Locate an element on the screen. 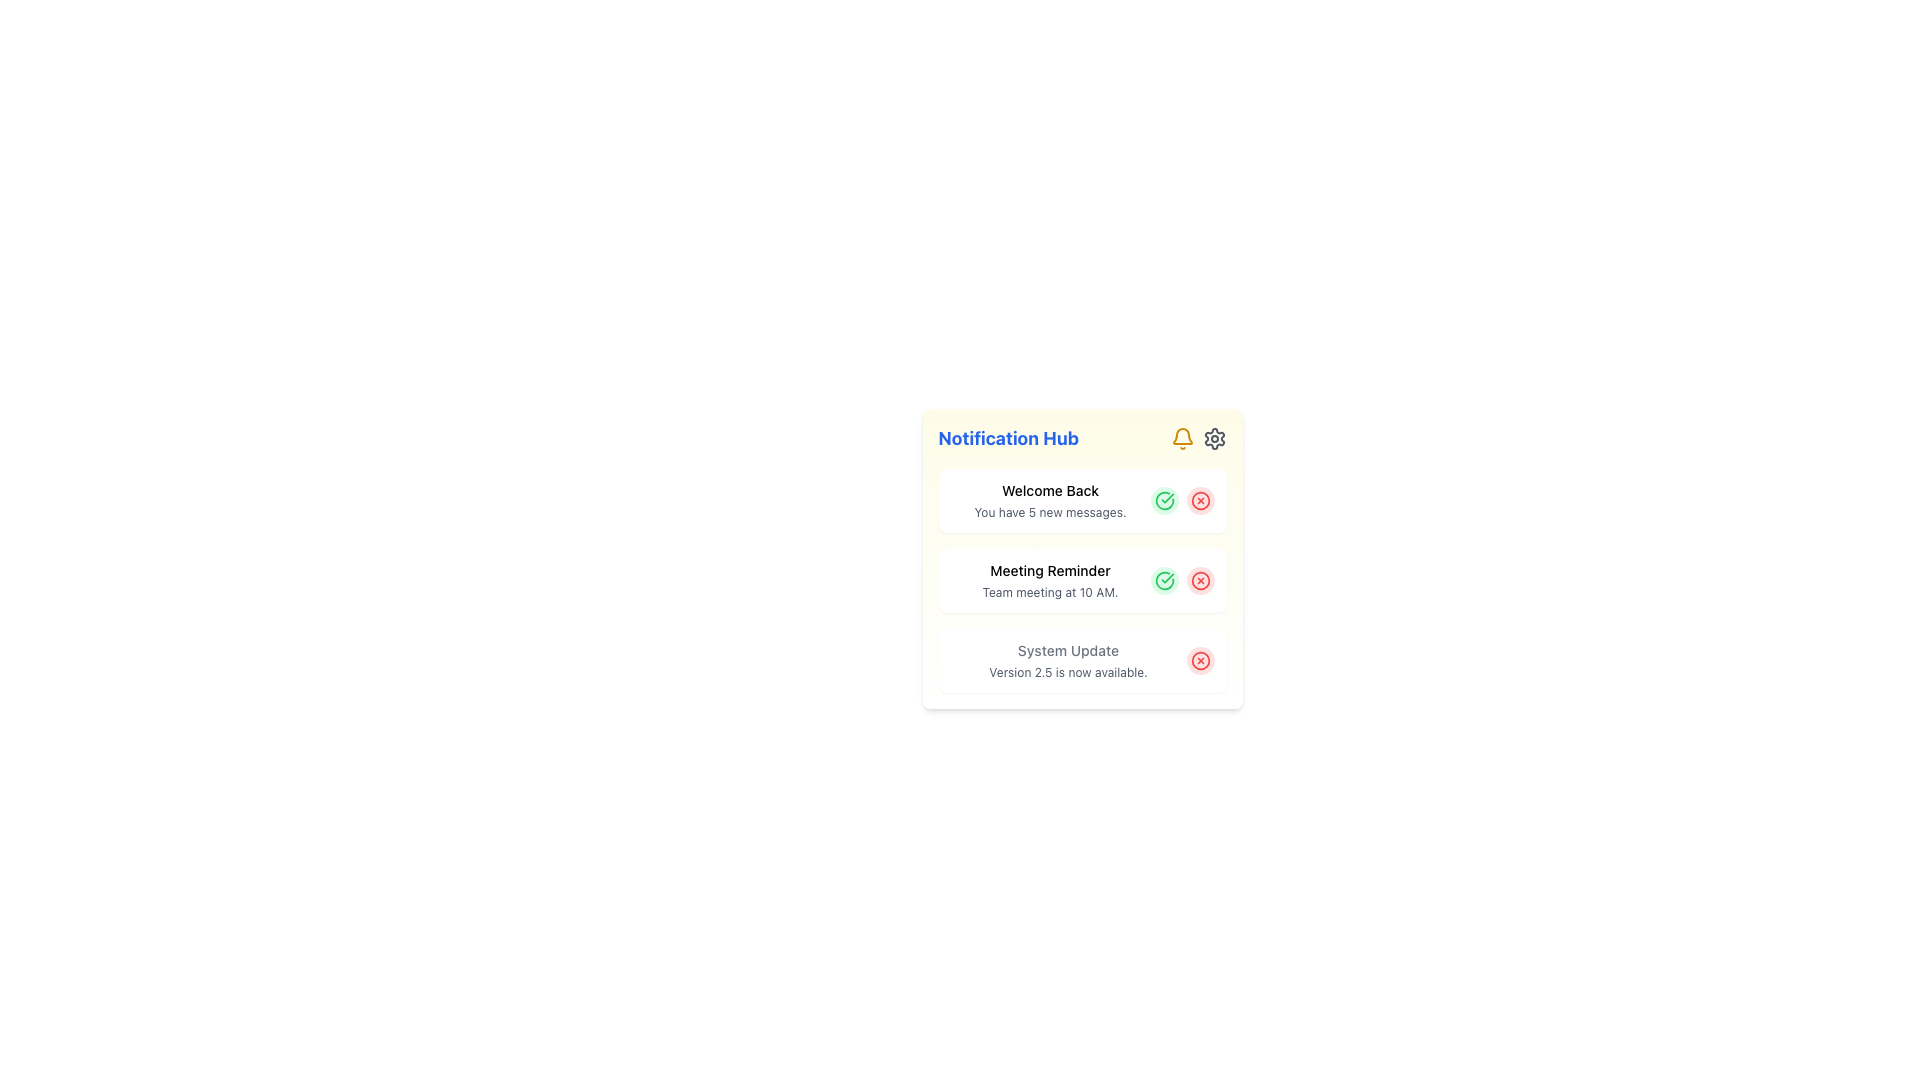  notification text that informs users about the availability of System Update Version 2.5, located at the bottom of the notification card, below the 'Meeting Reminder' notification is located at coordinates (1067, 660).